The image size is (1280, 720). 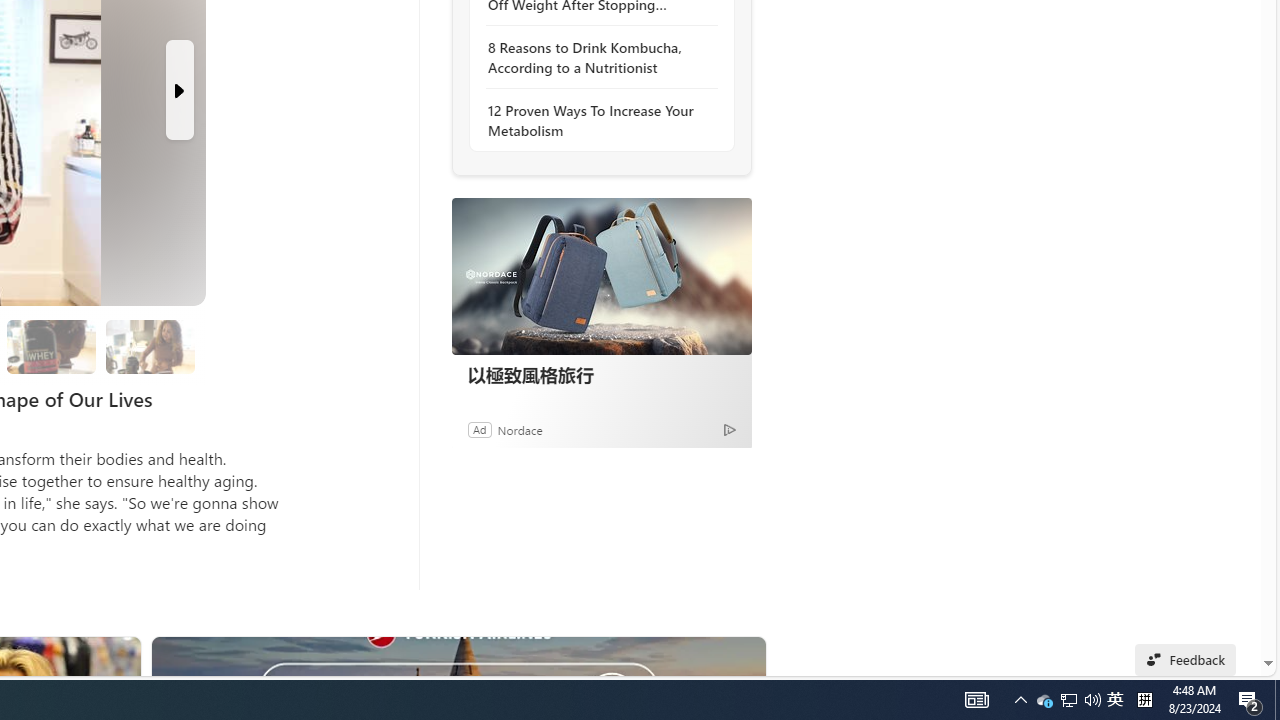 What do you see at coordinates (51, 345) in the screenshot?
I see `'6 Since Eating More Protein Her Training Has Improved'` at bounding box center [51, 345].